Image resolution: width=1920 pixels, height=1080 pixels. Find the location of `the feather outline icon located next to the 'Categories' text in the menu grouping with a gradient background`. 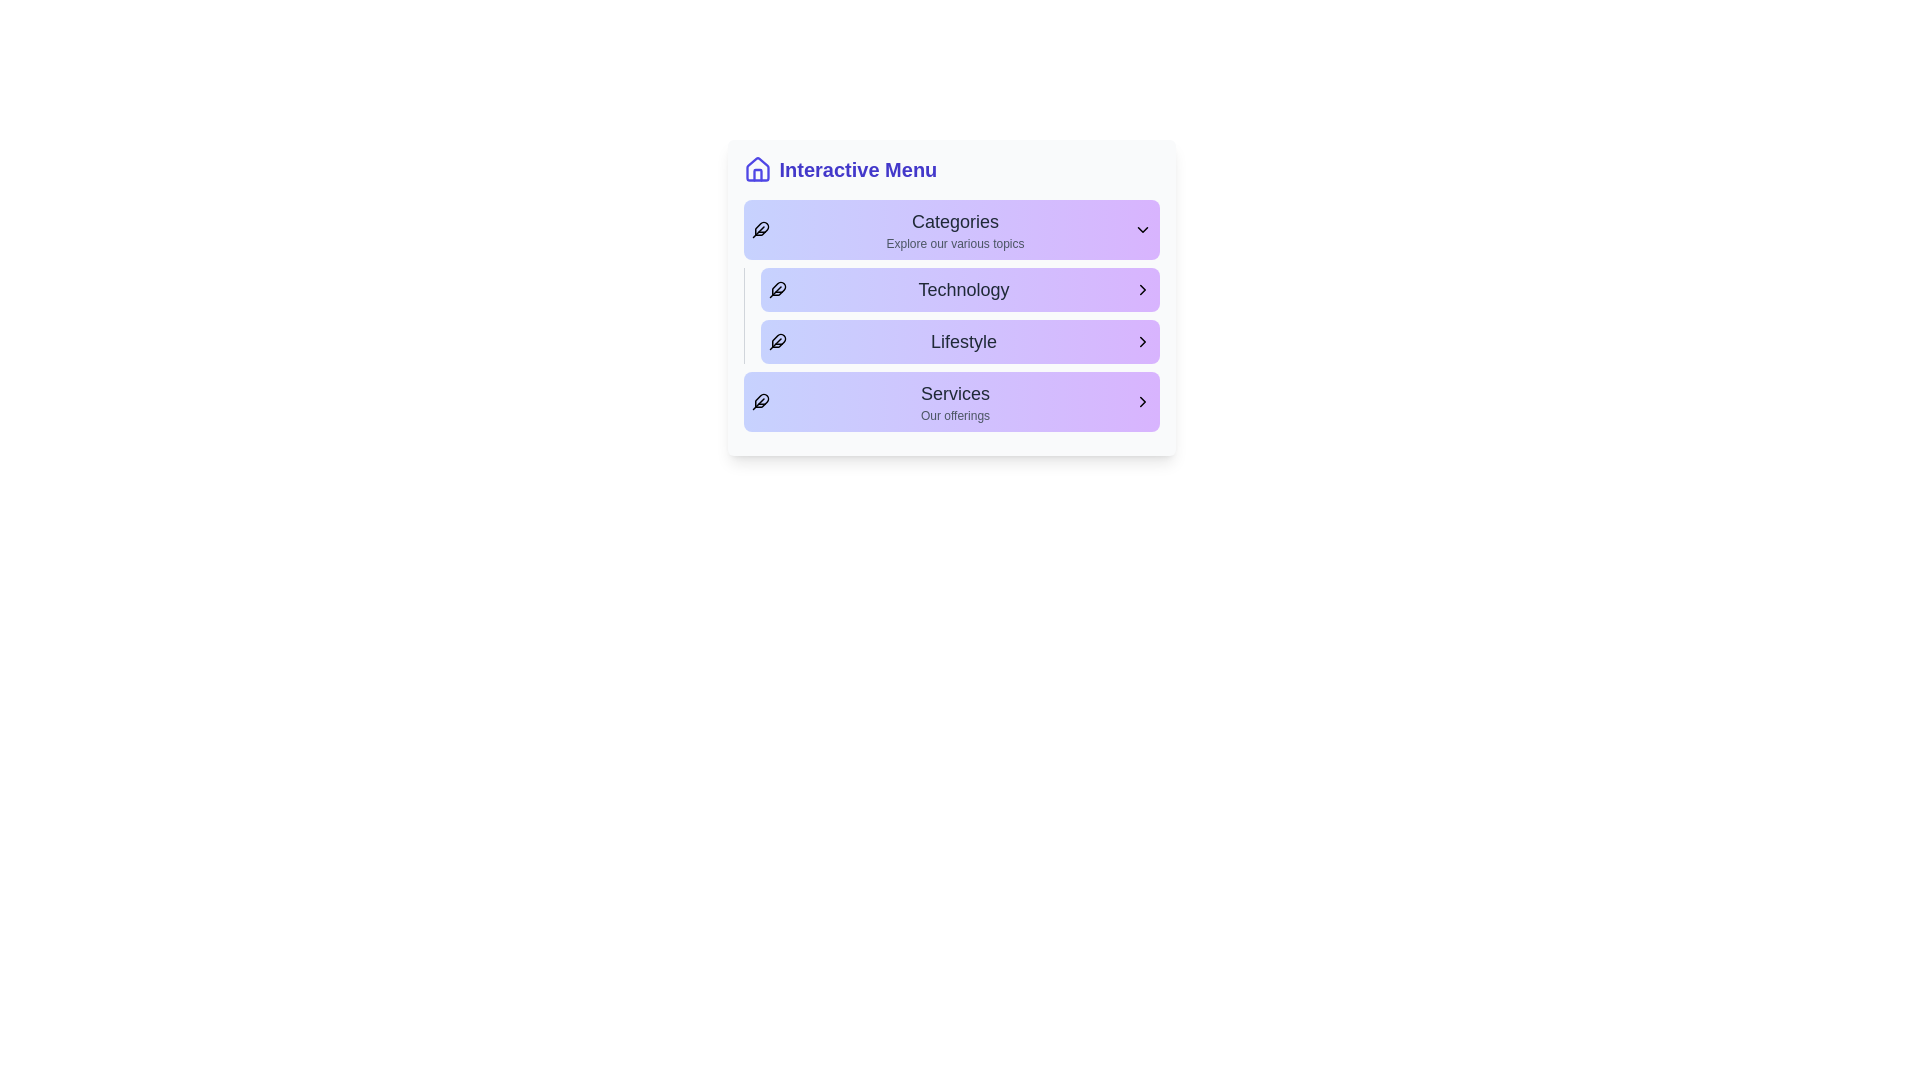

the feather outline icon located next to the 'Categories' text in the menu grouping with a gradient background is located at coordinates (759, 229).